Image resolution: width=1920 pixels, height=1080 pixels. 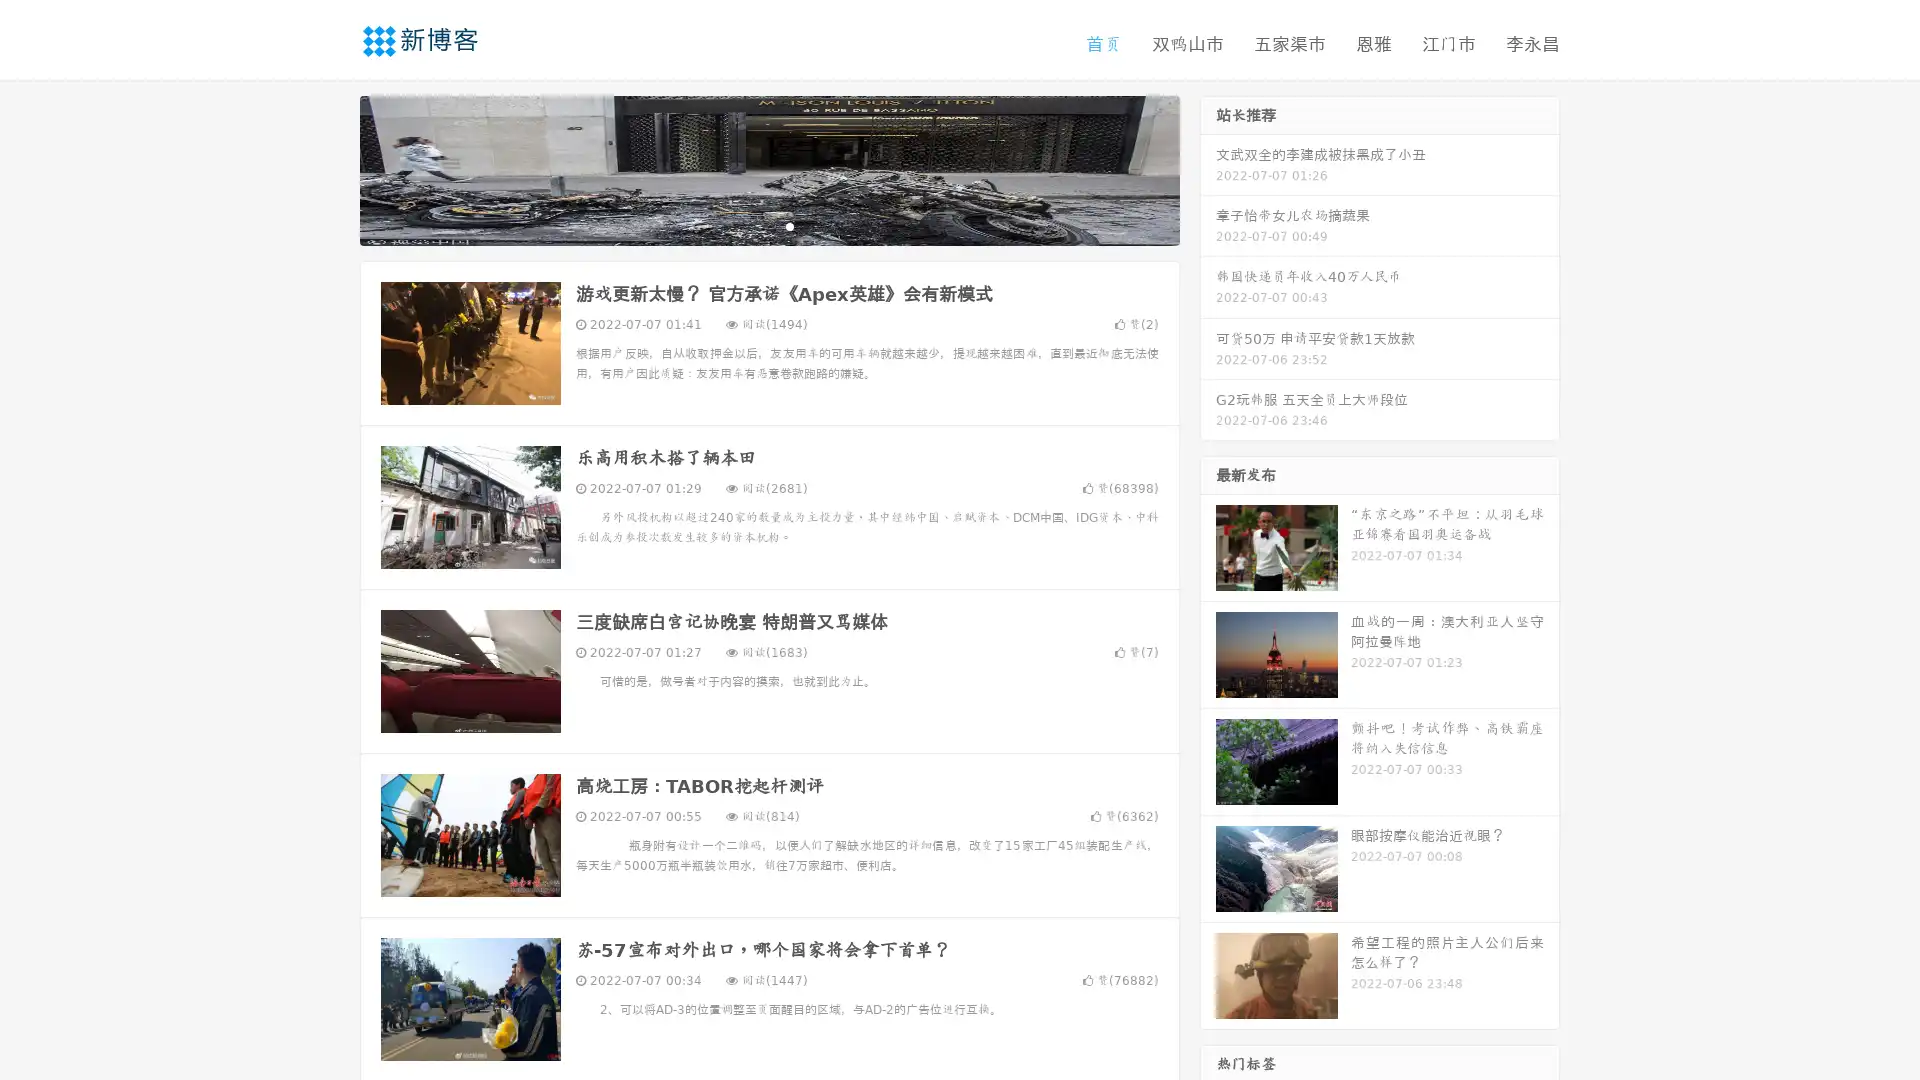 I want to click on Go to slide 1, so click(x=748, y=225).